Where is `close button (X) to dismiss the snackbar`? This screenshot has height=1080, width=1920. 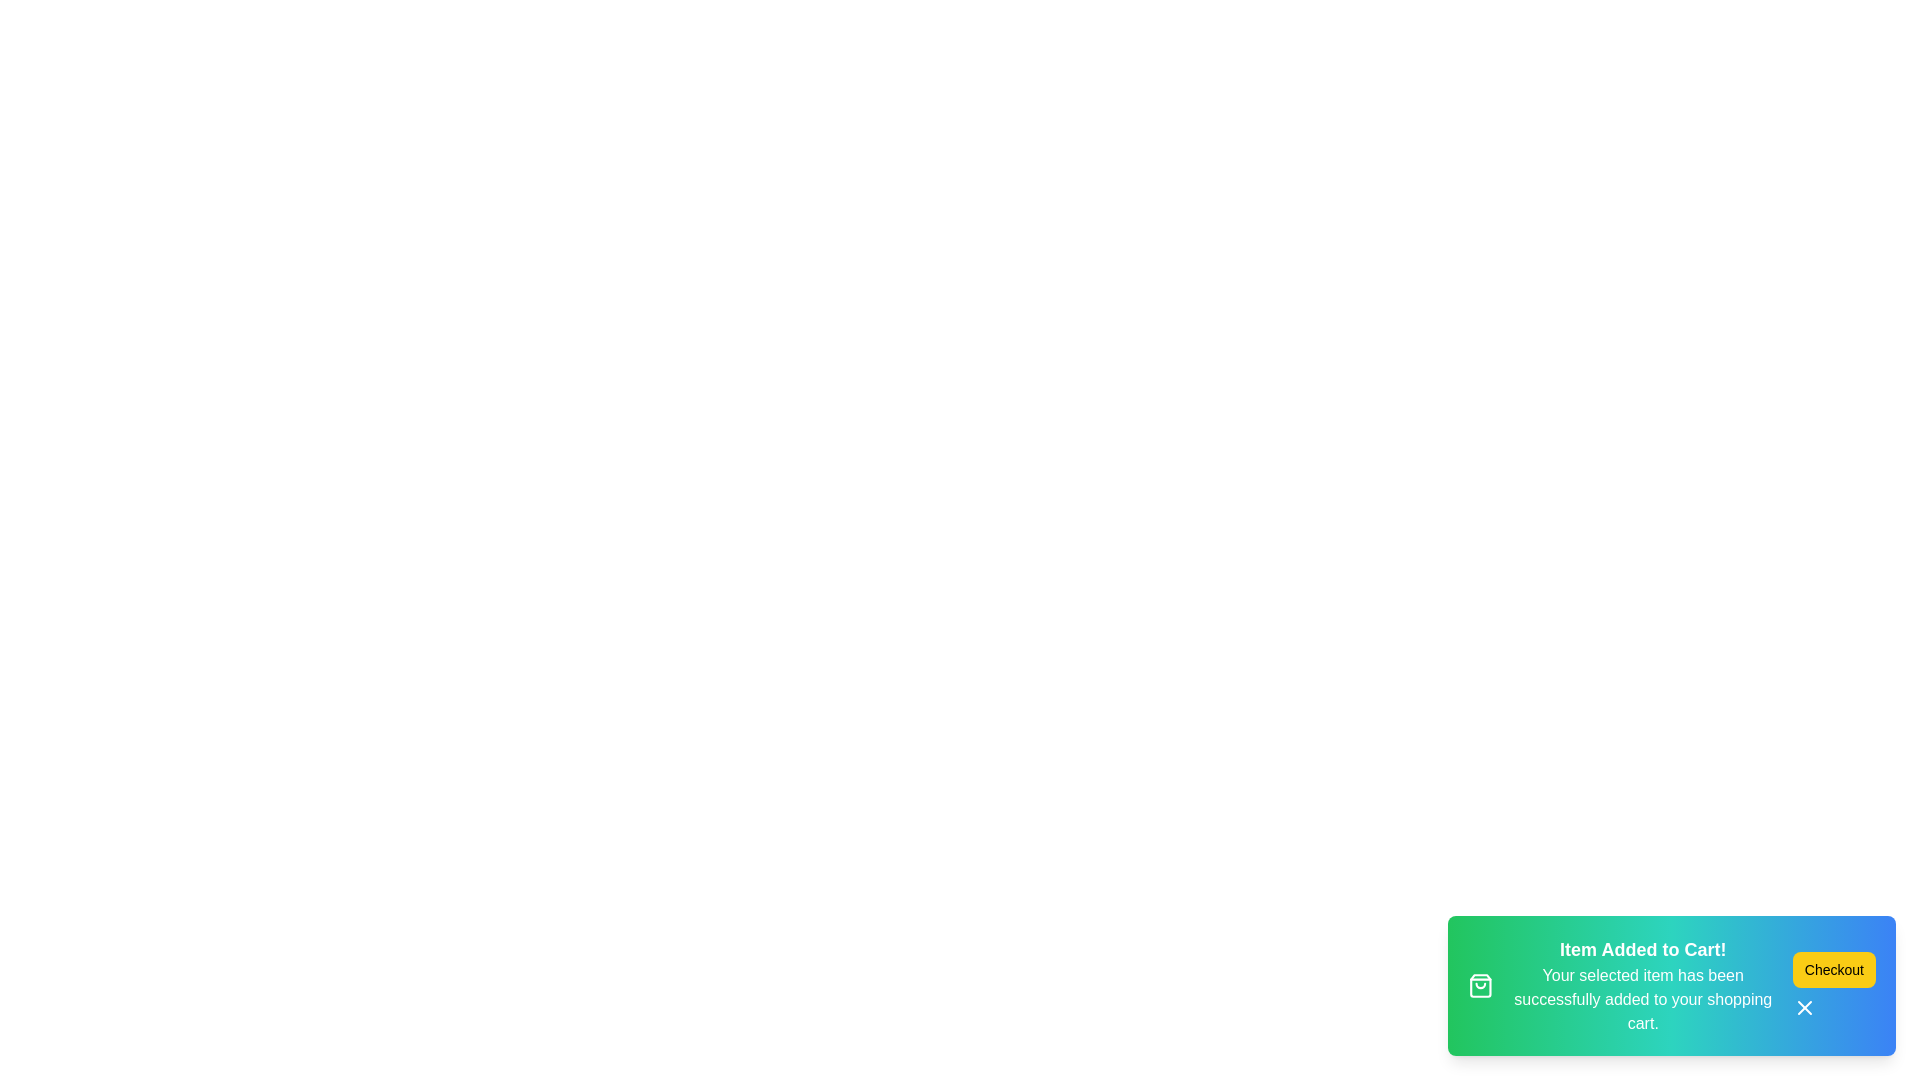 close button (X) to dismiss the snackbar is located at coordinates (1804, 1007).